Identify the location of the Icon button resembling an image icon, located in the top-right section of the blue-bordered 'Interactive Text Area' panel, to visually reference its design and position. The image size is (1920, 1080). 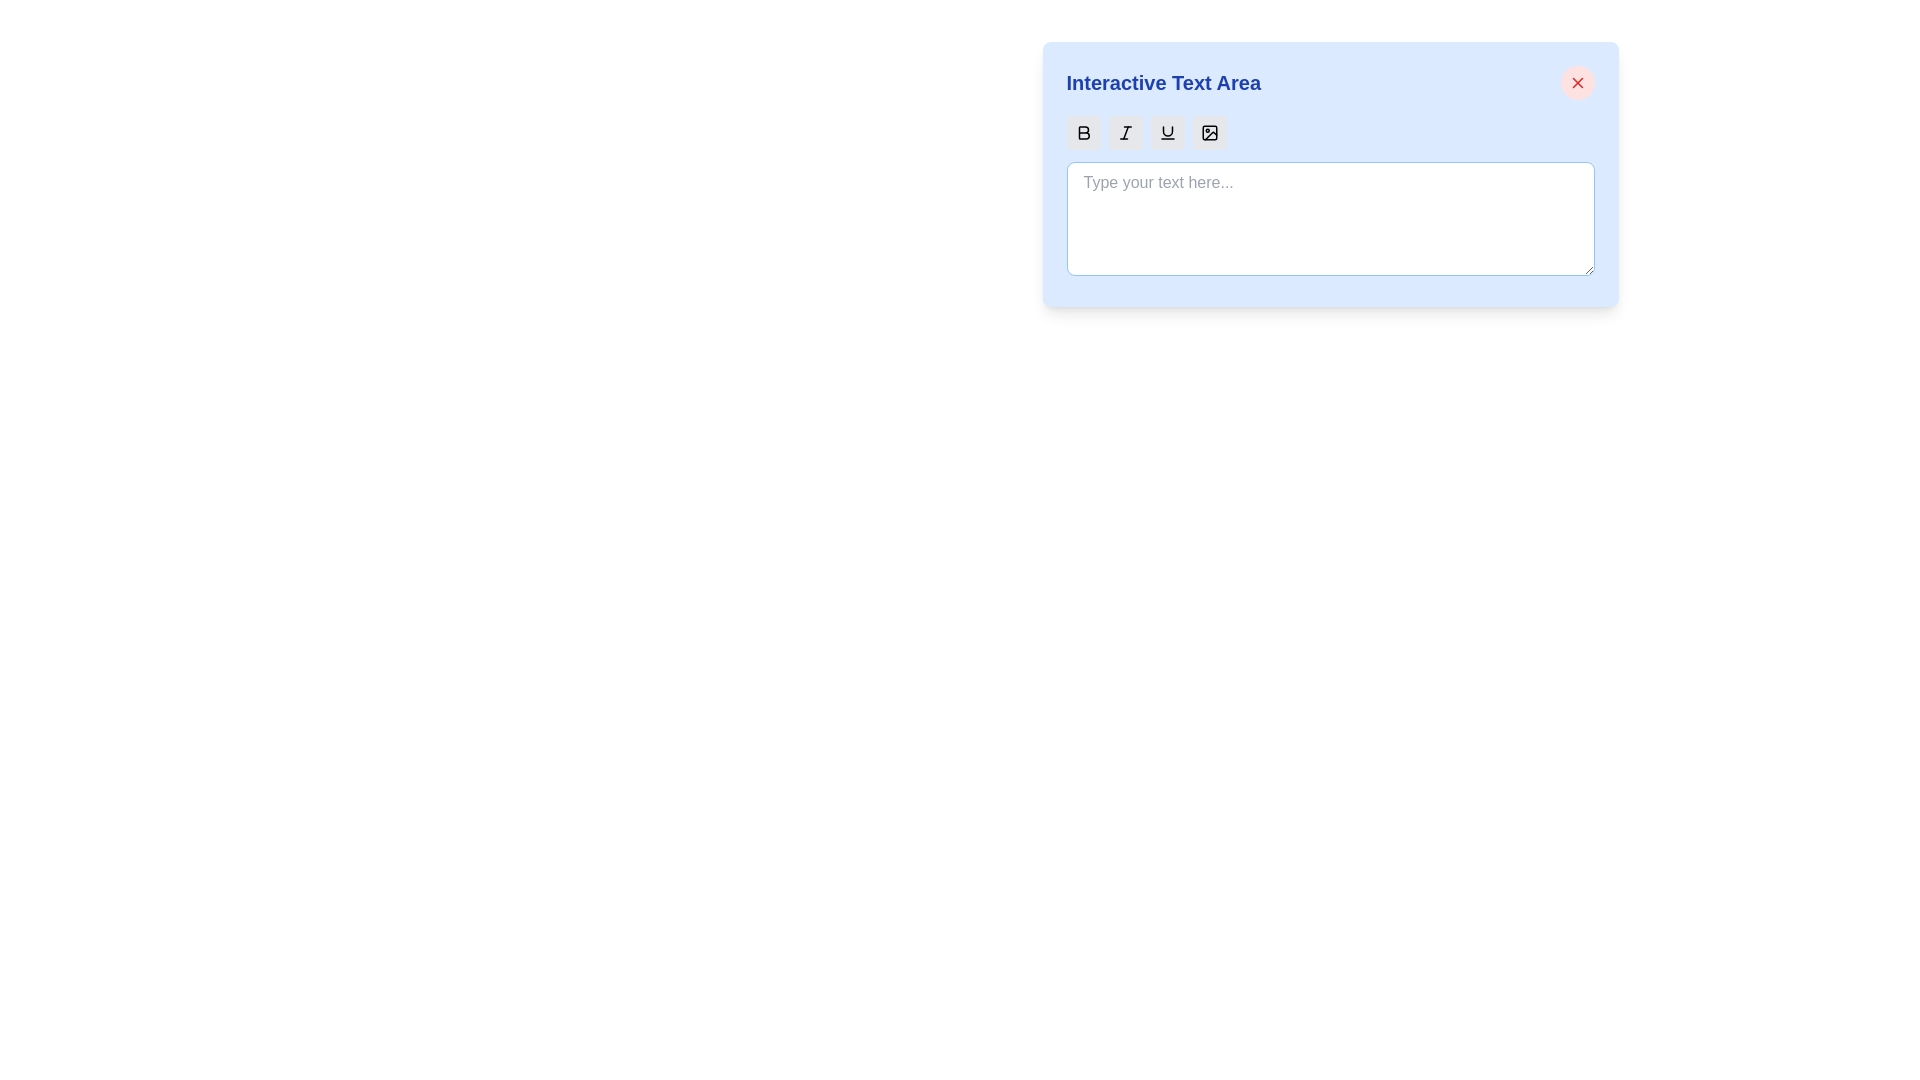
(1208, 132).